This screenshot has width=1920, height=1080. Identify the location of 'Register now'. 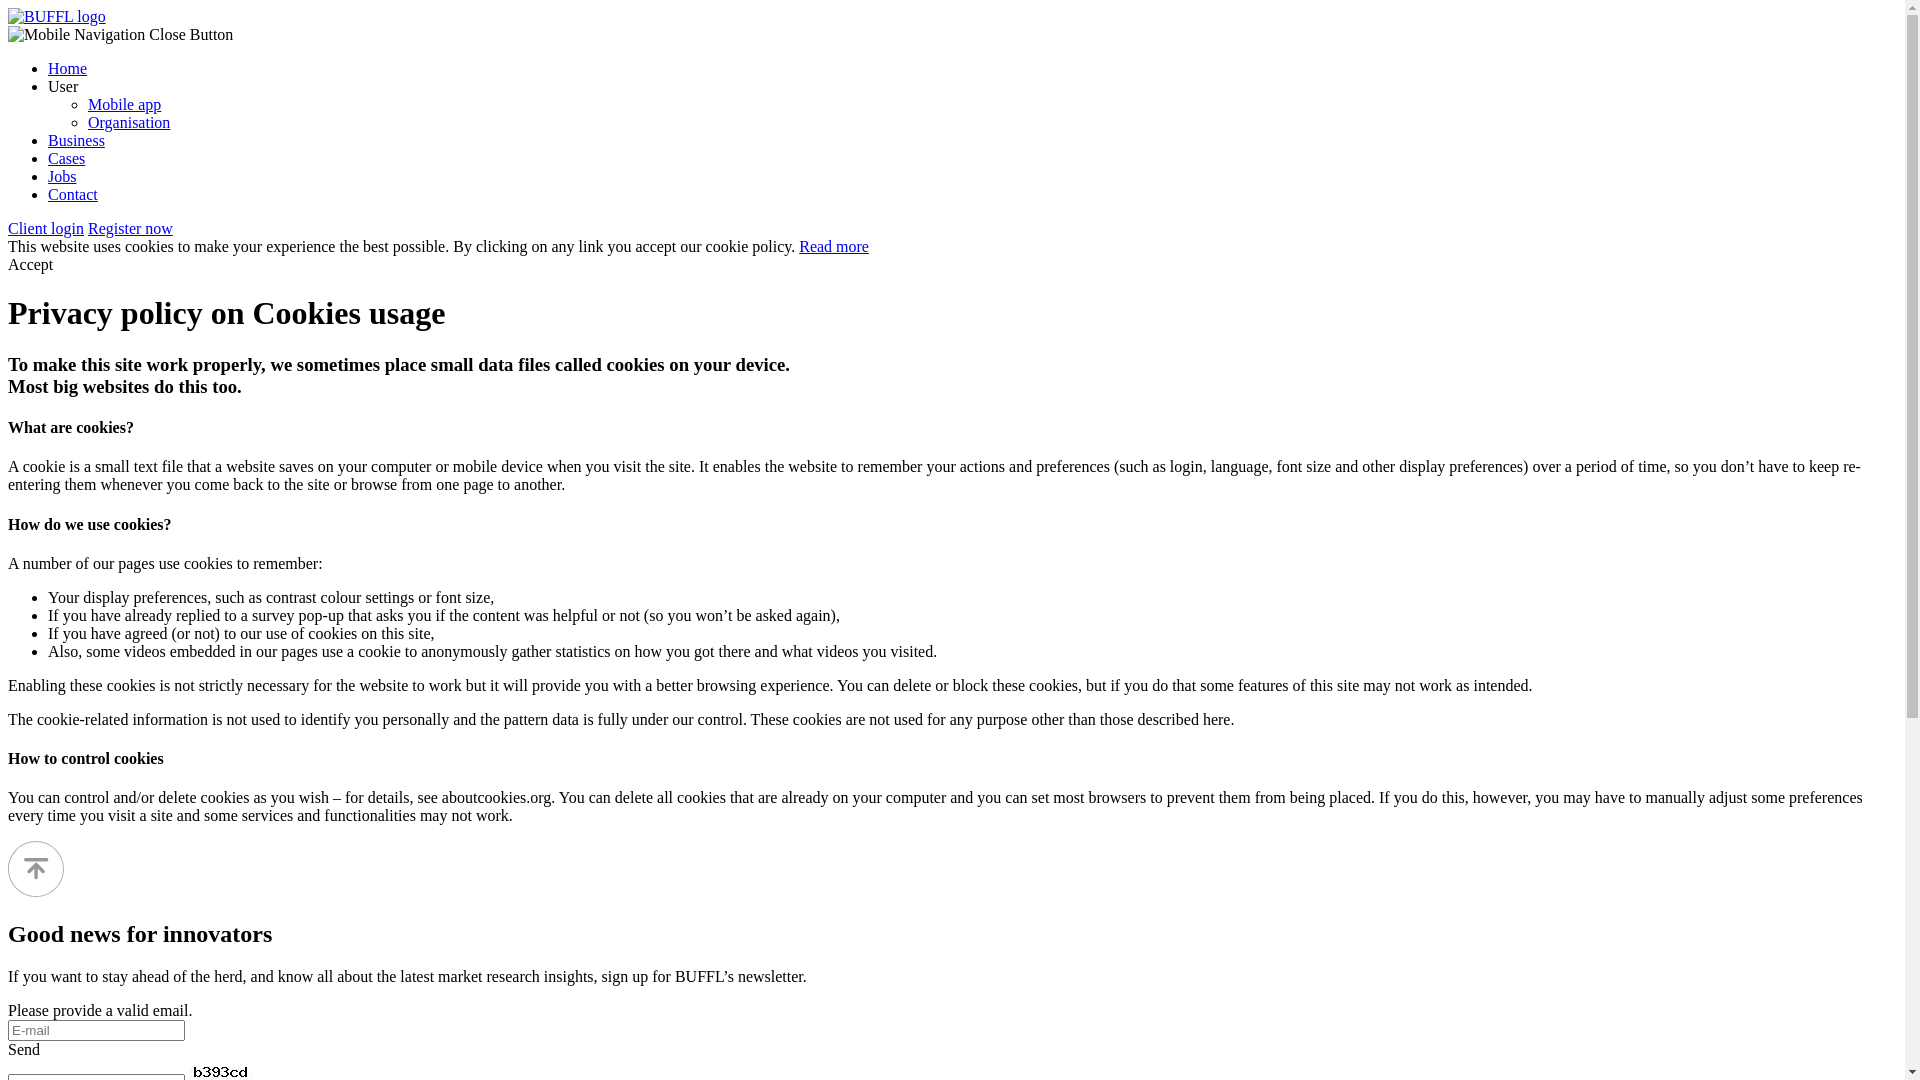
(129, 227).